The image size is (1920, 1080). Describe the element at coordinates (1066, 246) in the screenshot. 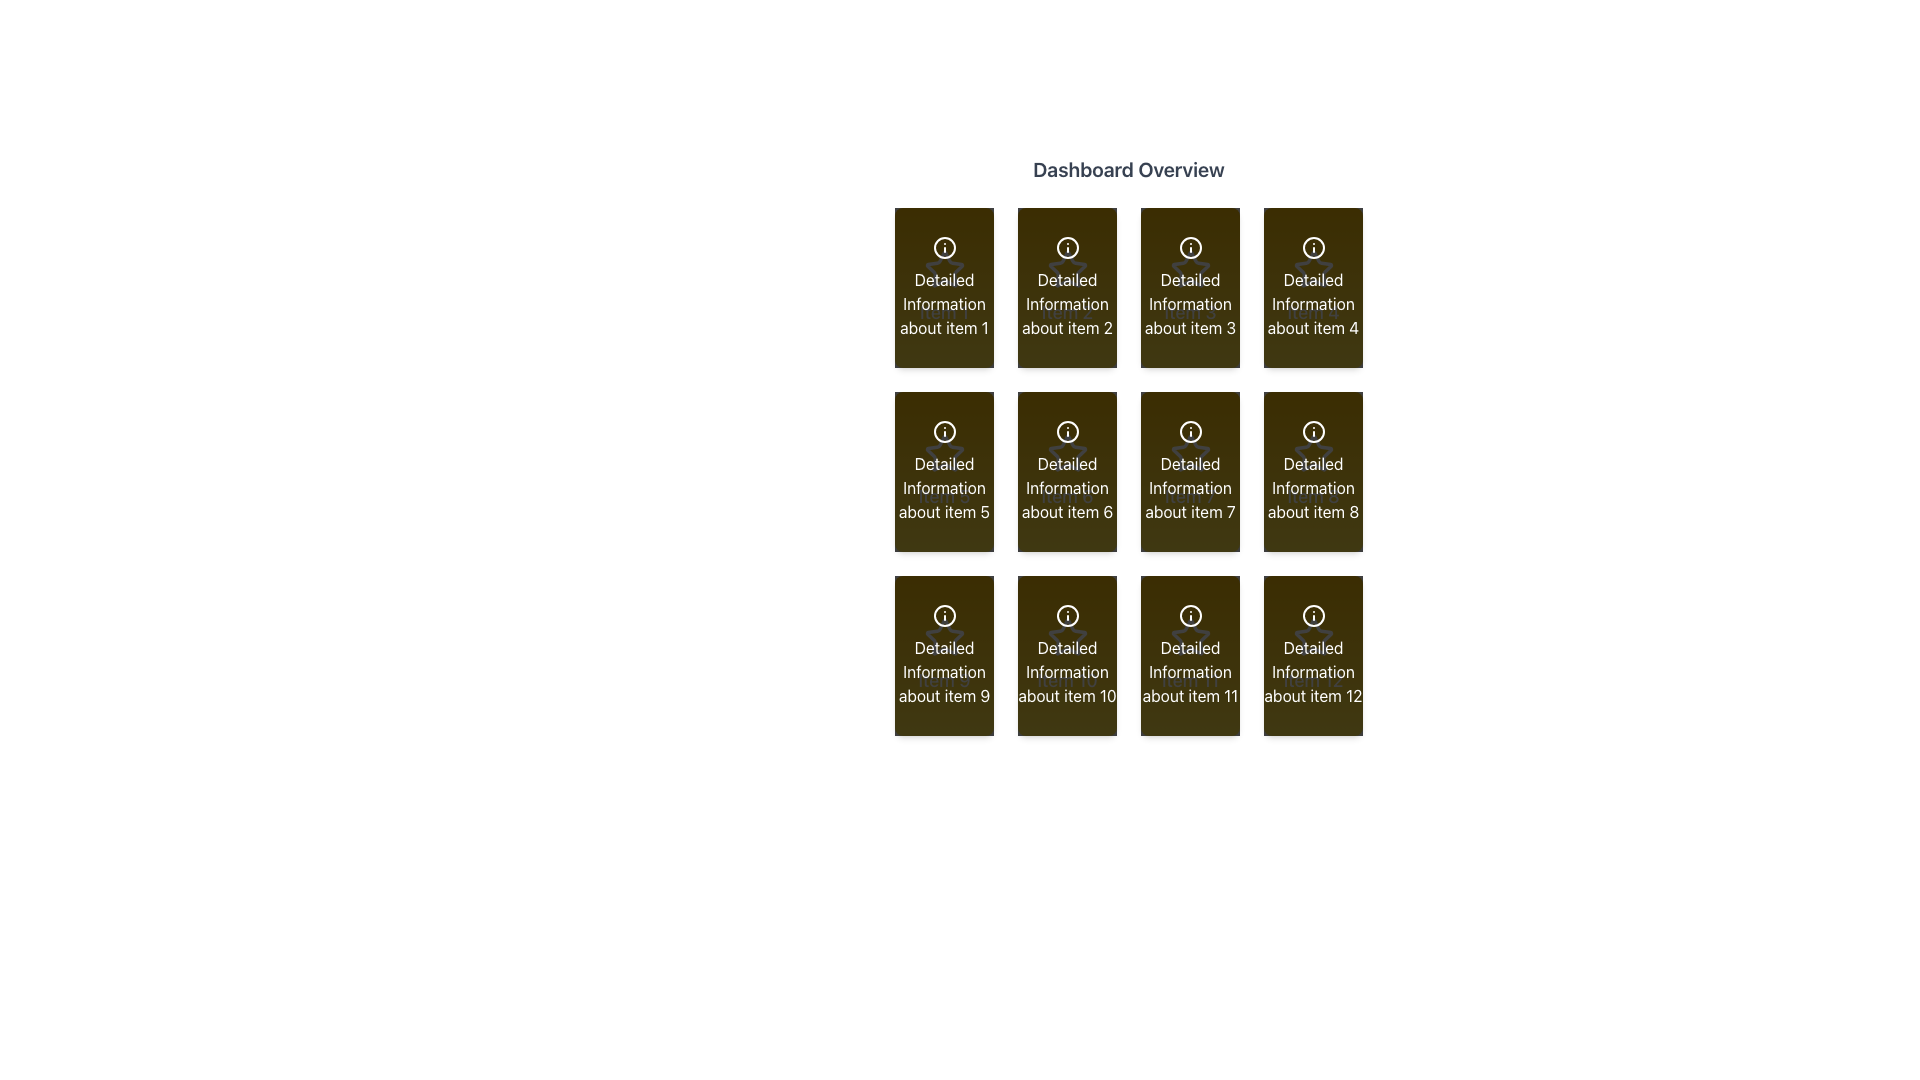

I see `the SVG Circle Element located in the second card of the first row in a 4x3 grid, which is part of an information icon labeled 'Detailed Information about item 2'` at that location.